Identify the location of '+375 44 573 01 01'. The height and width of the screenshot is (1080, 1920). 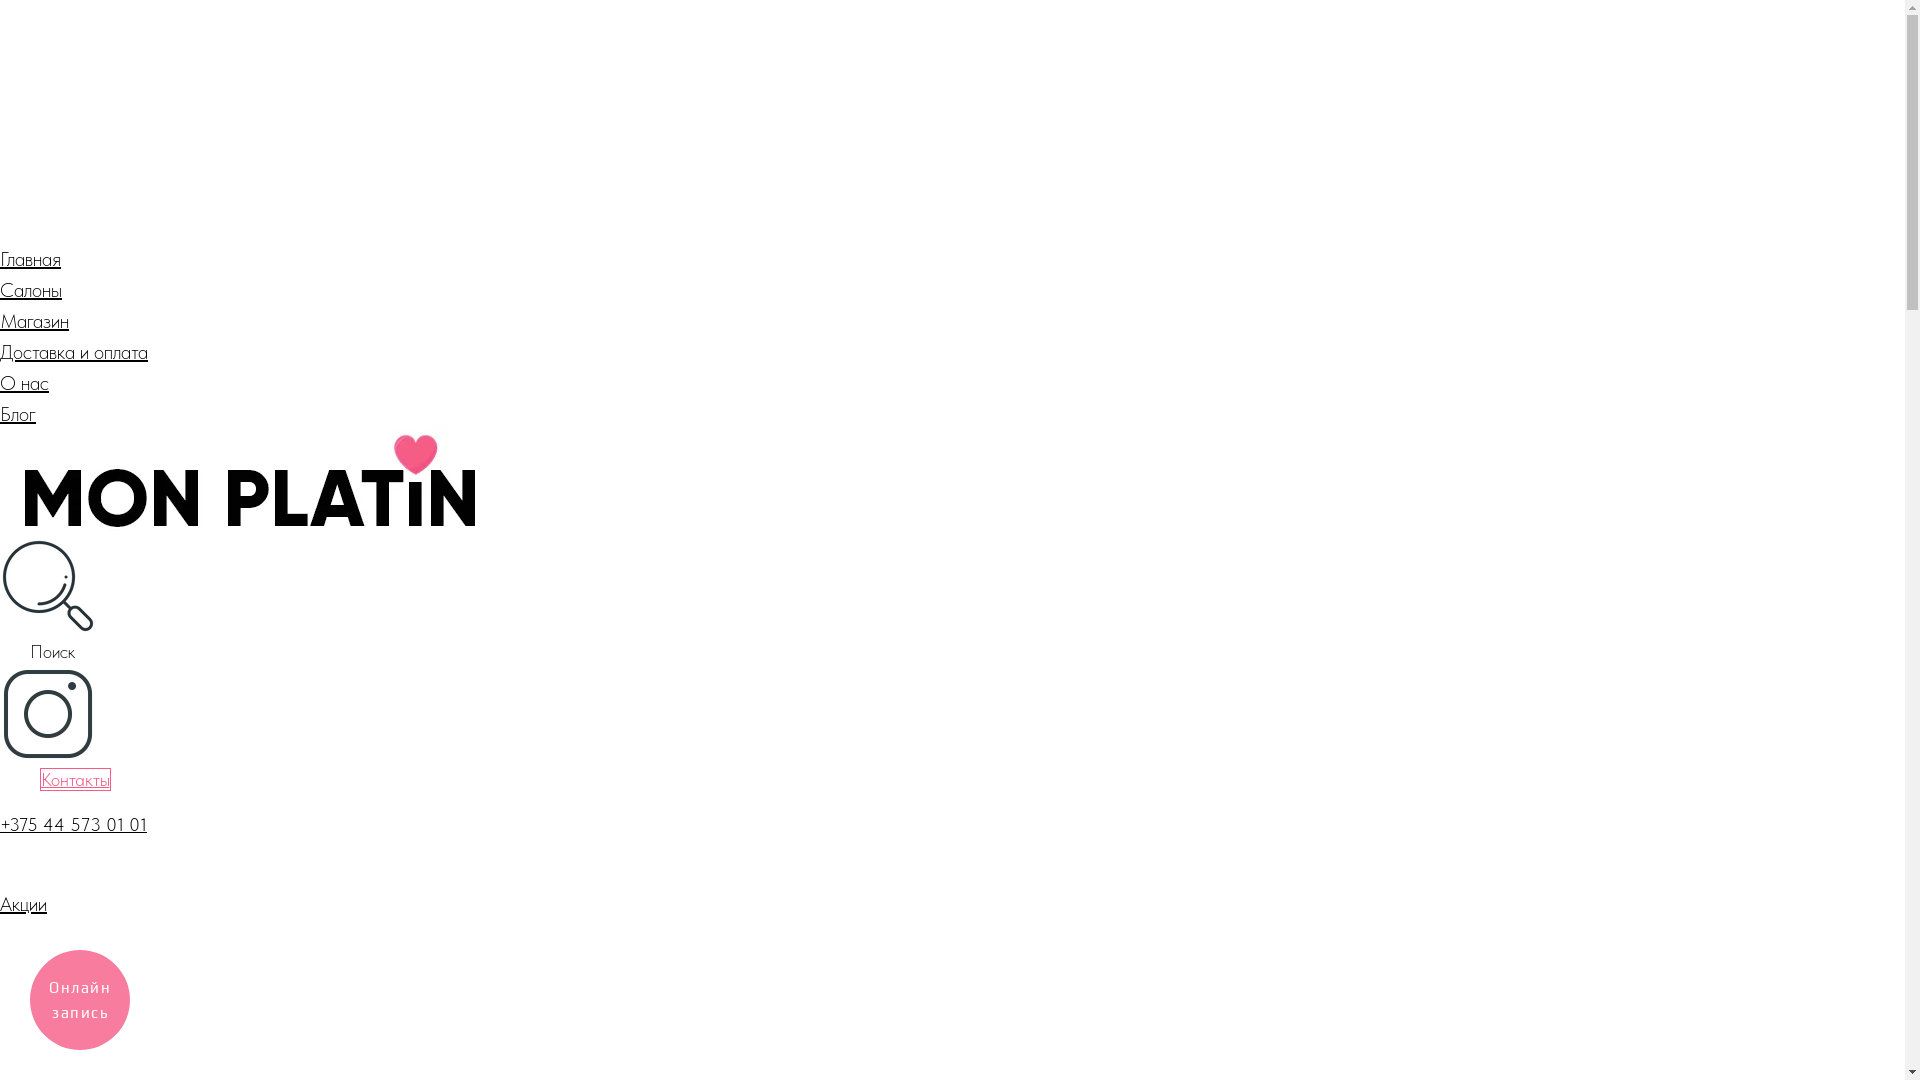
(73, 824).